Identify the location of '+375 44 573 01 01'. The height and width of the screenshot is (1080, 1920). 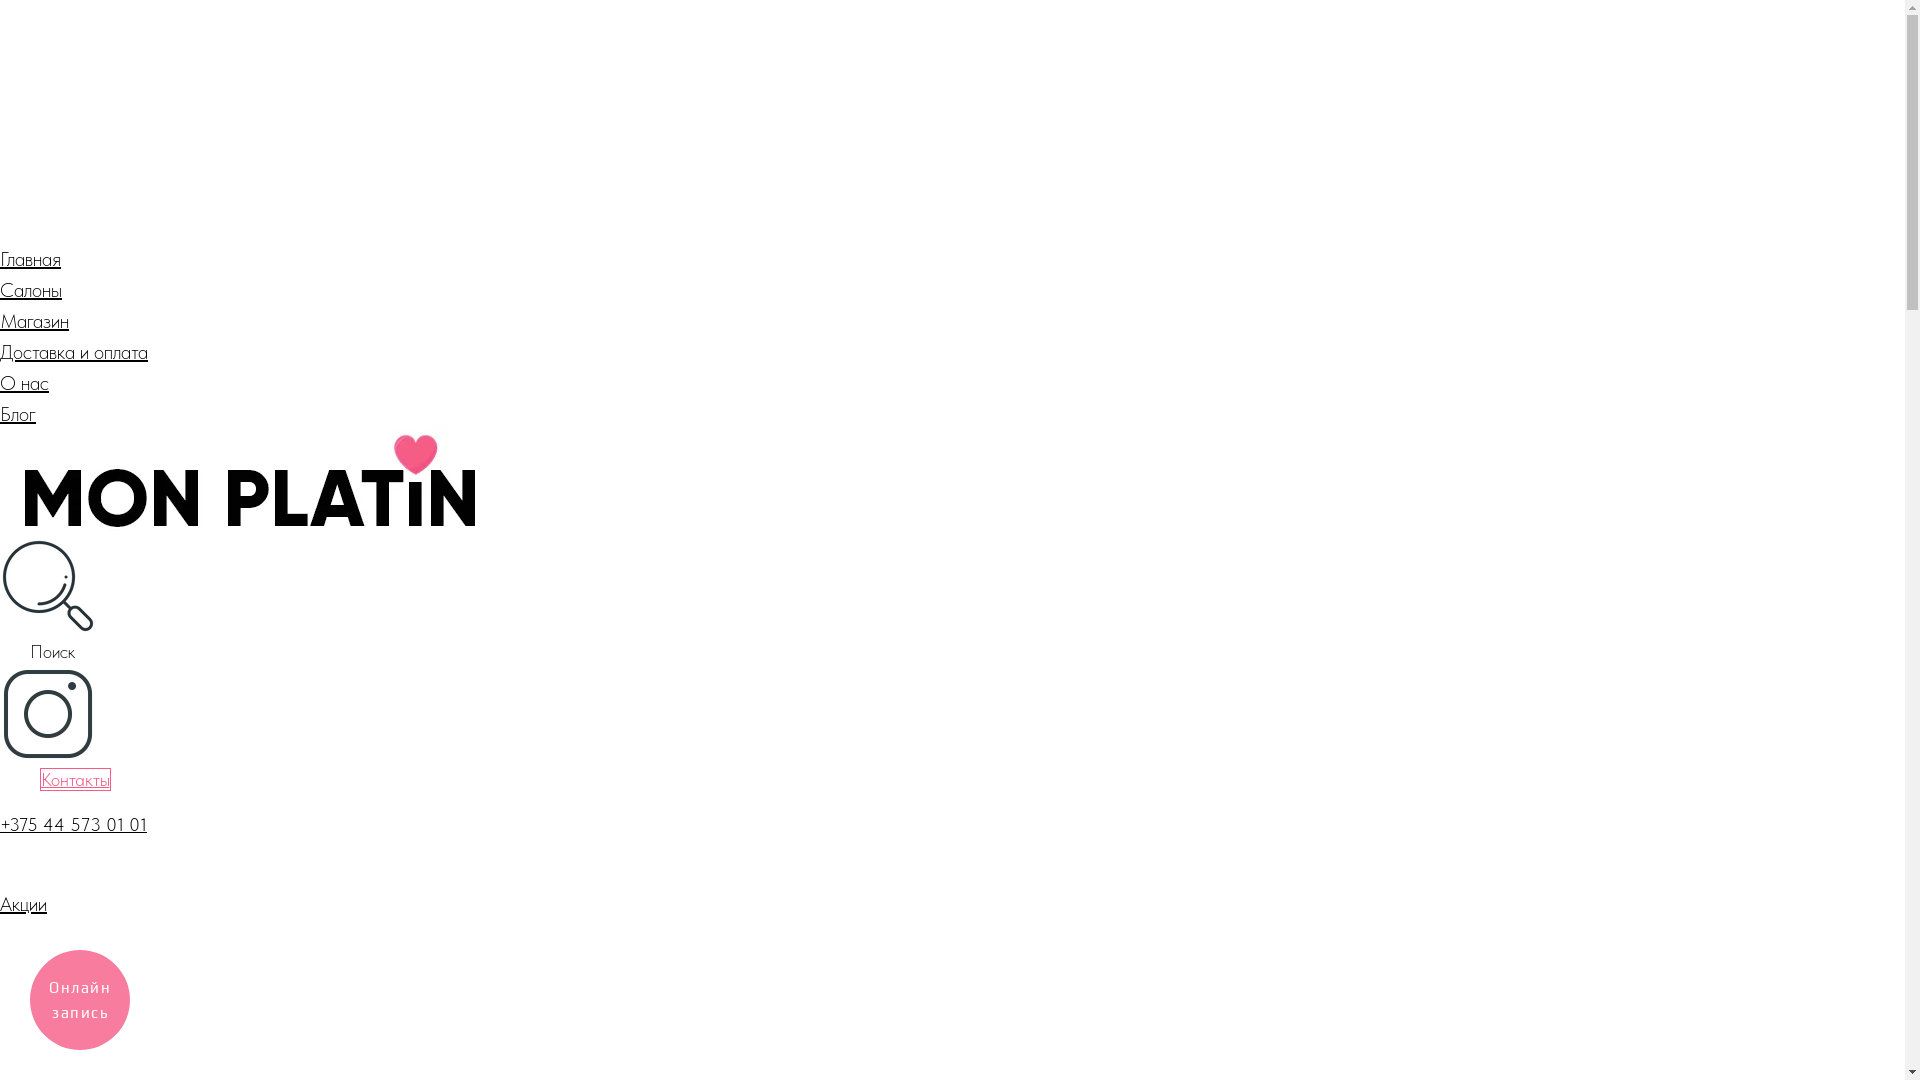
(73, 824).